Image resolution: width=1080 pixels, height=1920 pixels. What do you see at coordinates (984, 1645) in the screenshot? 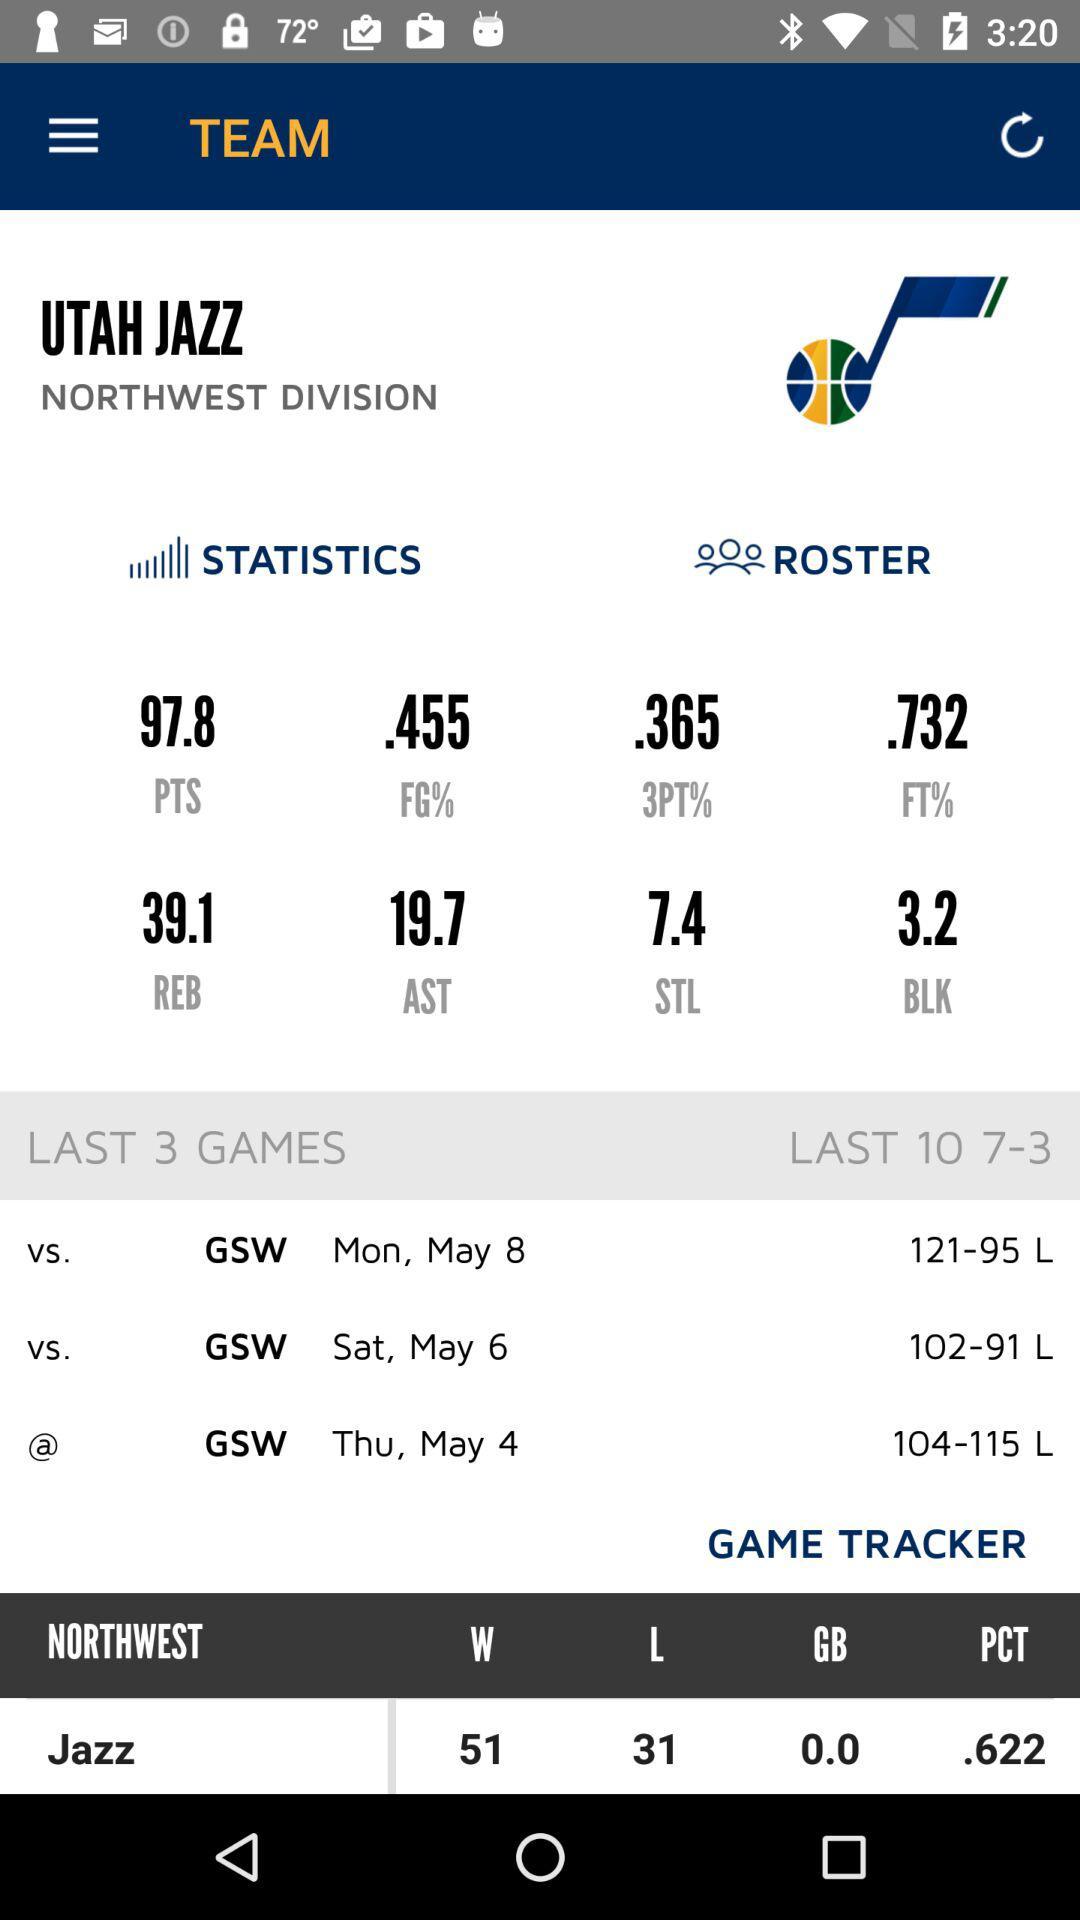
I see `the pct item` at bounding box center [984, 1645].